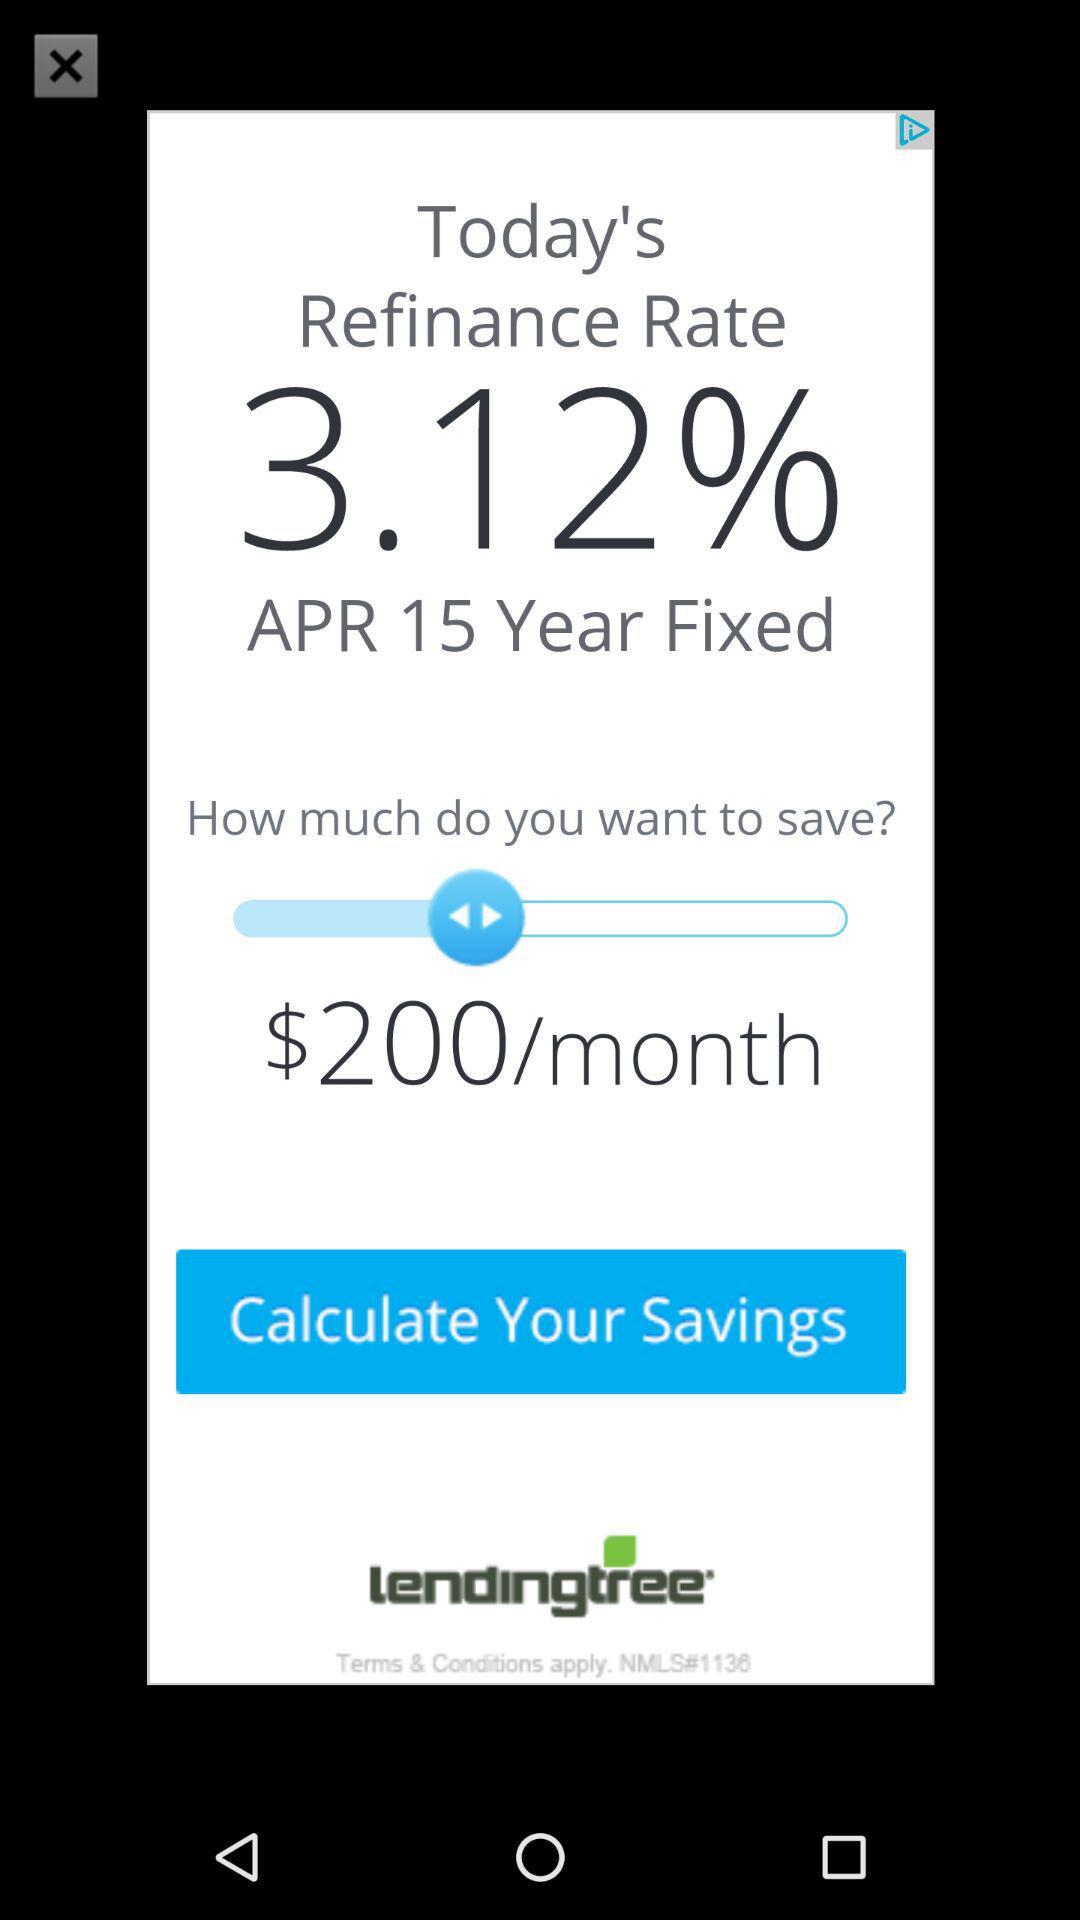 The width and height of the screenshot is (1080, 1920). Describe the element at coordinates (64, 70) in the screenshot. I see `the close icon` at that location.